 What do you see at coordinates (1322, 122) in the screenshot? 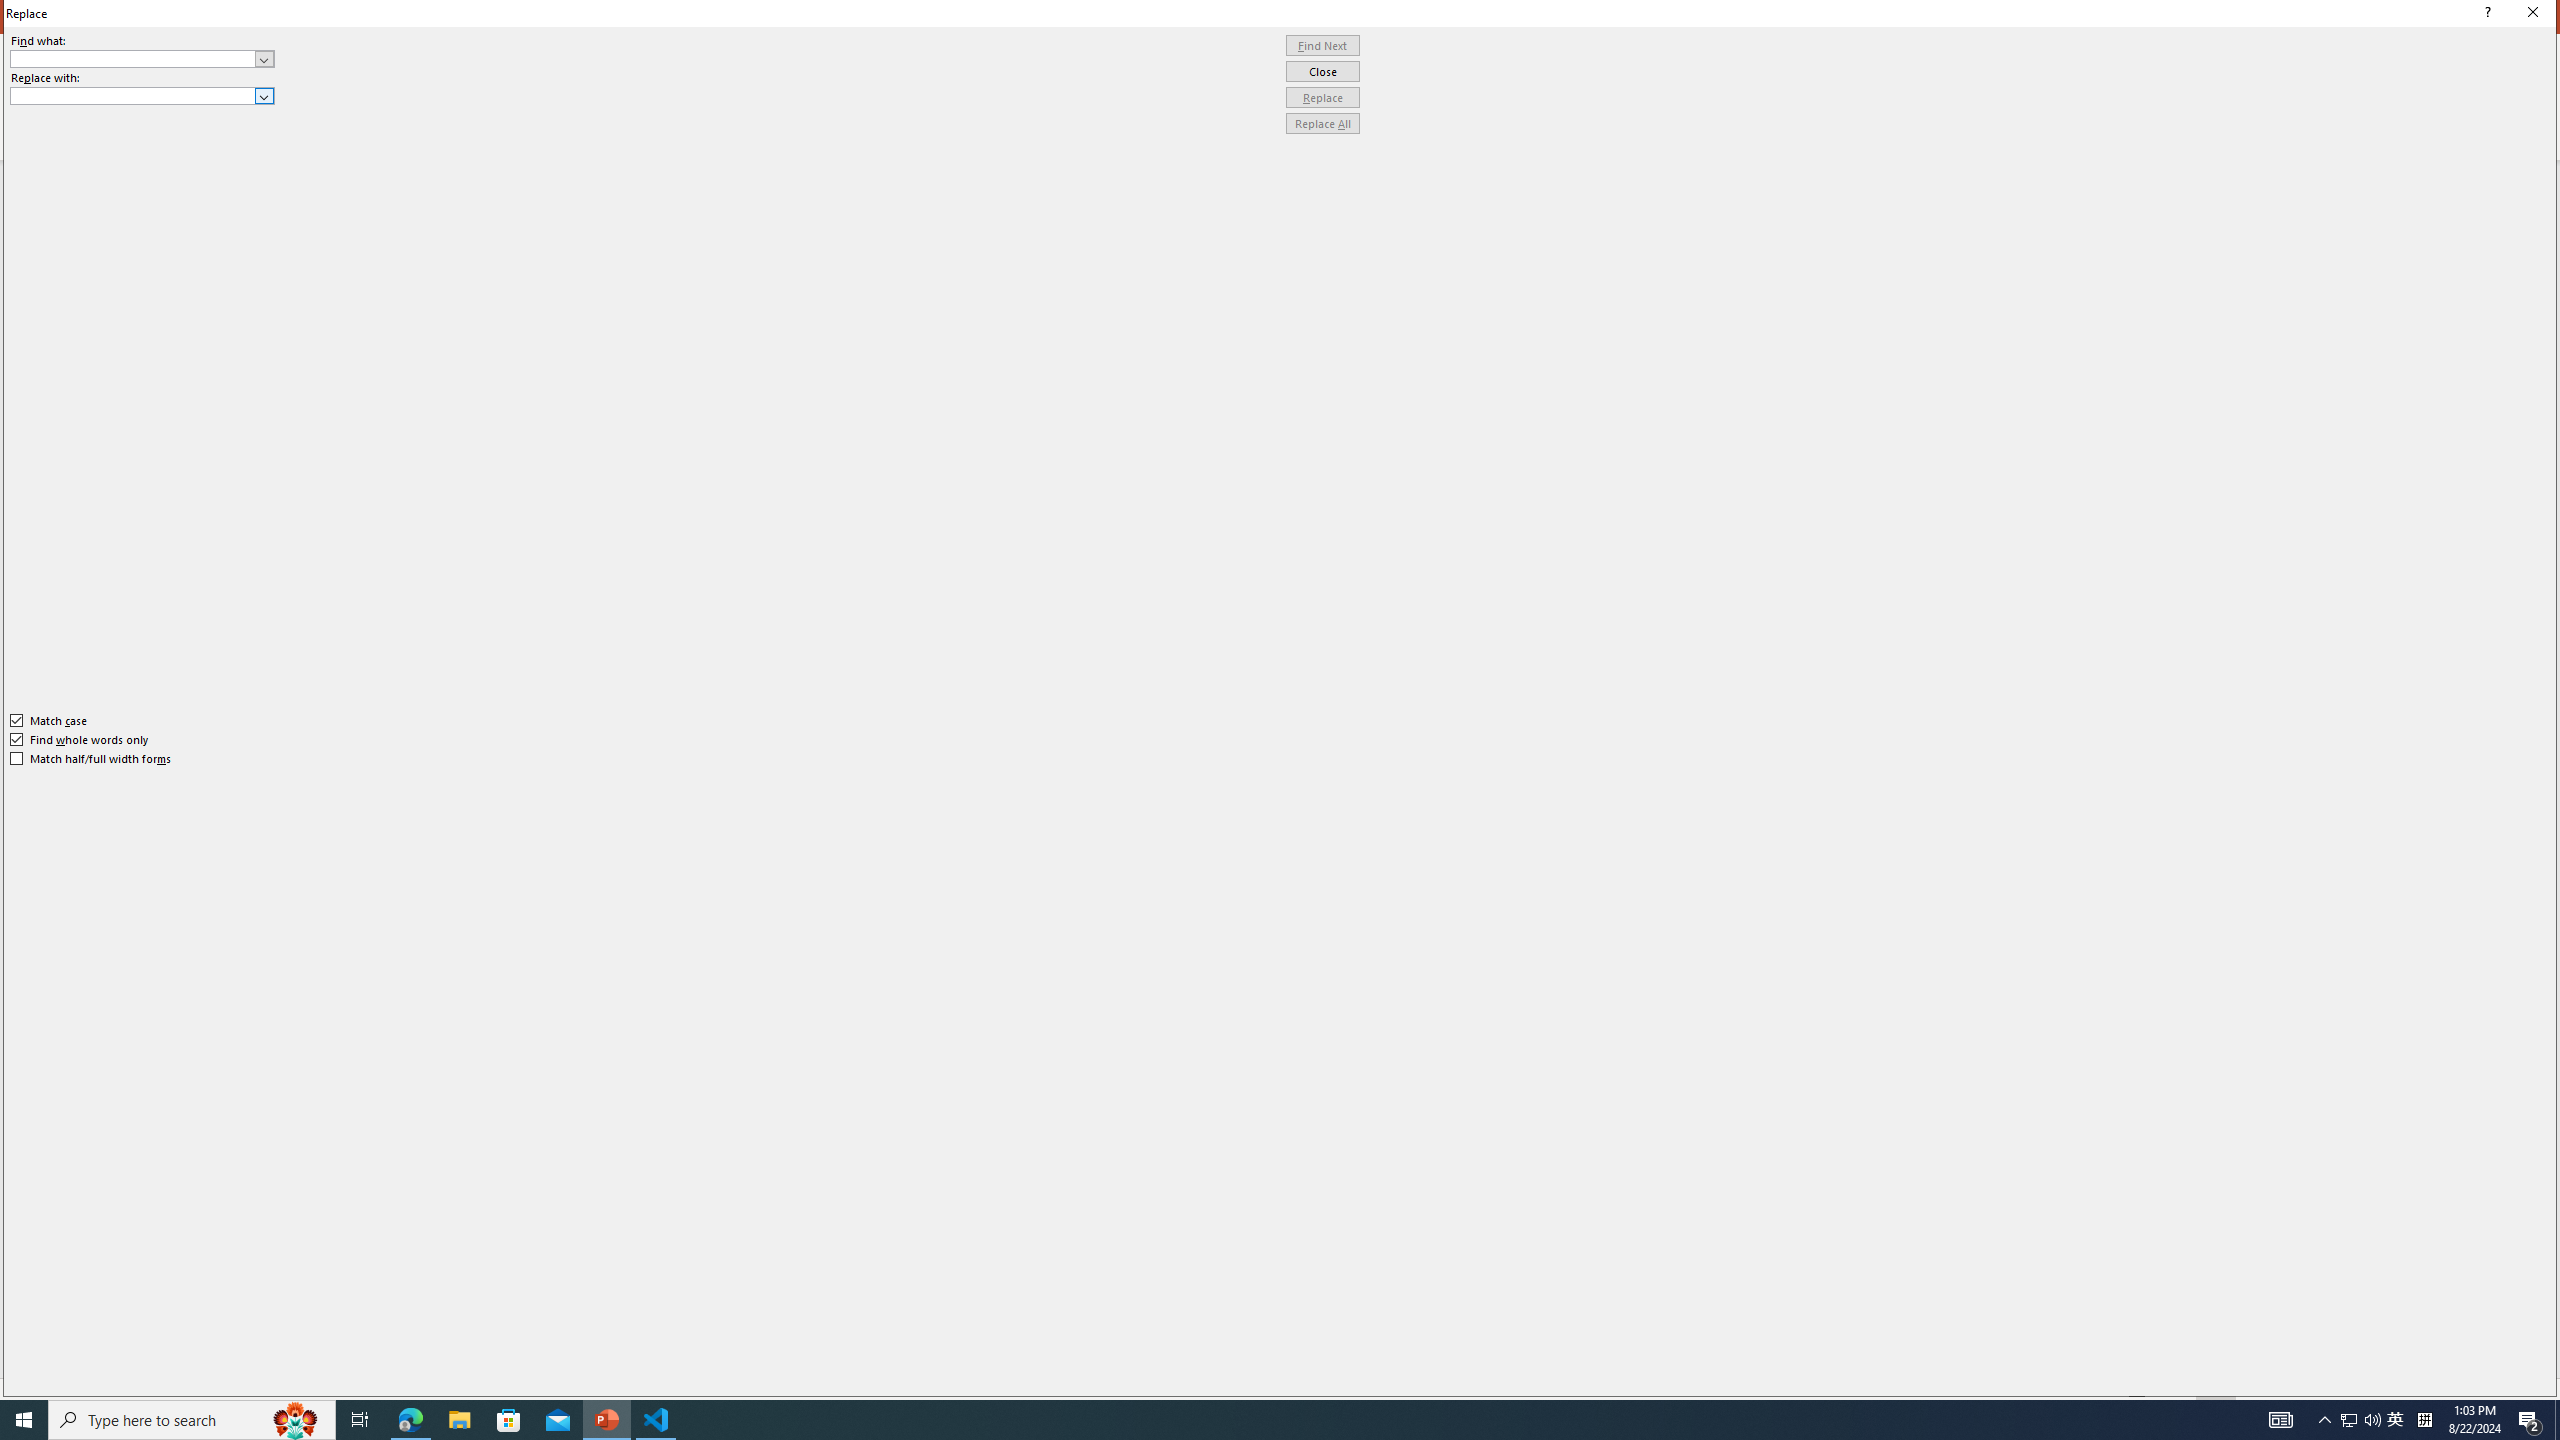
I see `'Replace All'` at bounding box center [1322, 122].